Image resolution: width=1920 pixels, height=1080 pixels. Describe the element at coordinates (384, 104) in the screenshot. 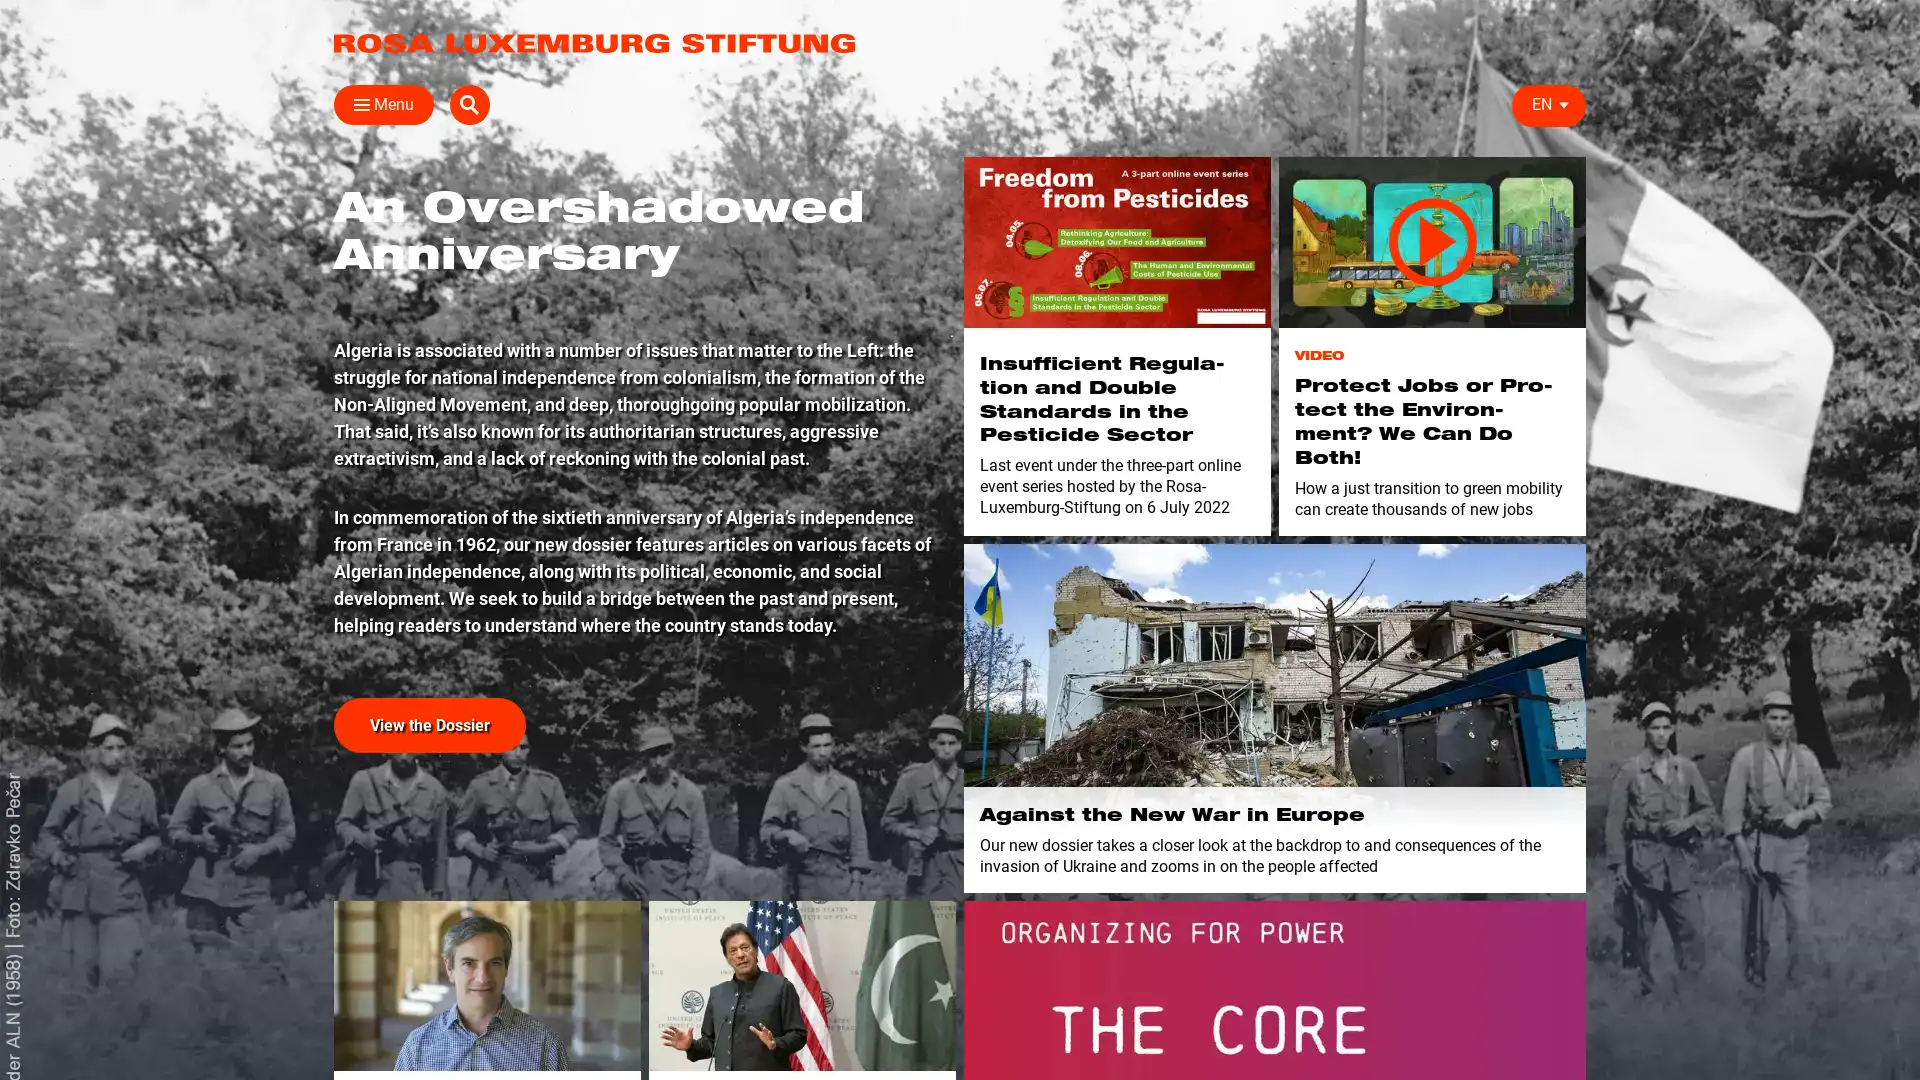

I see `Menu` at that location.